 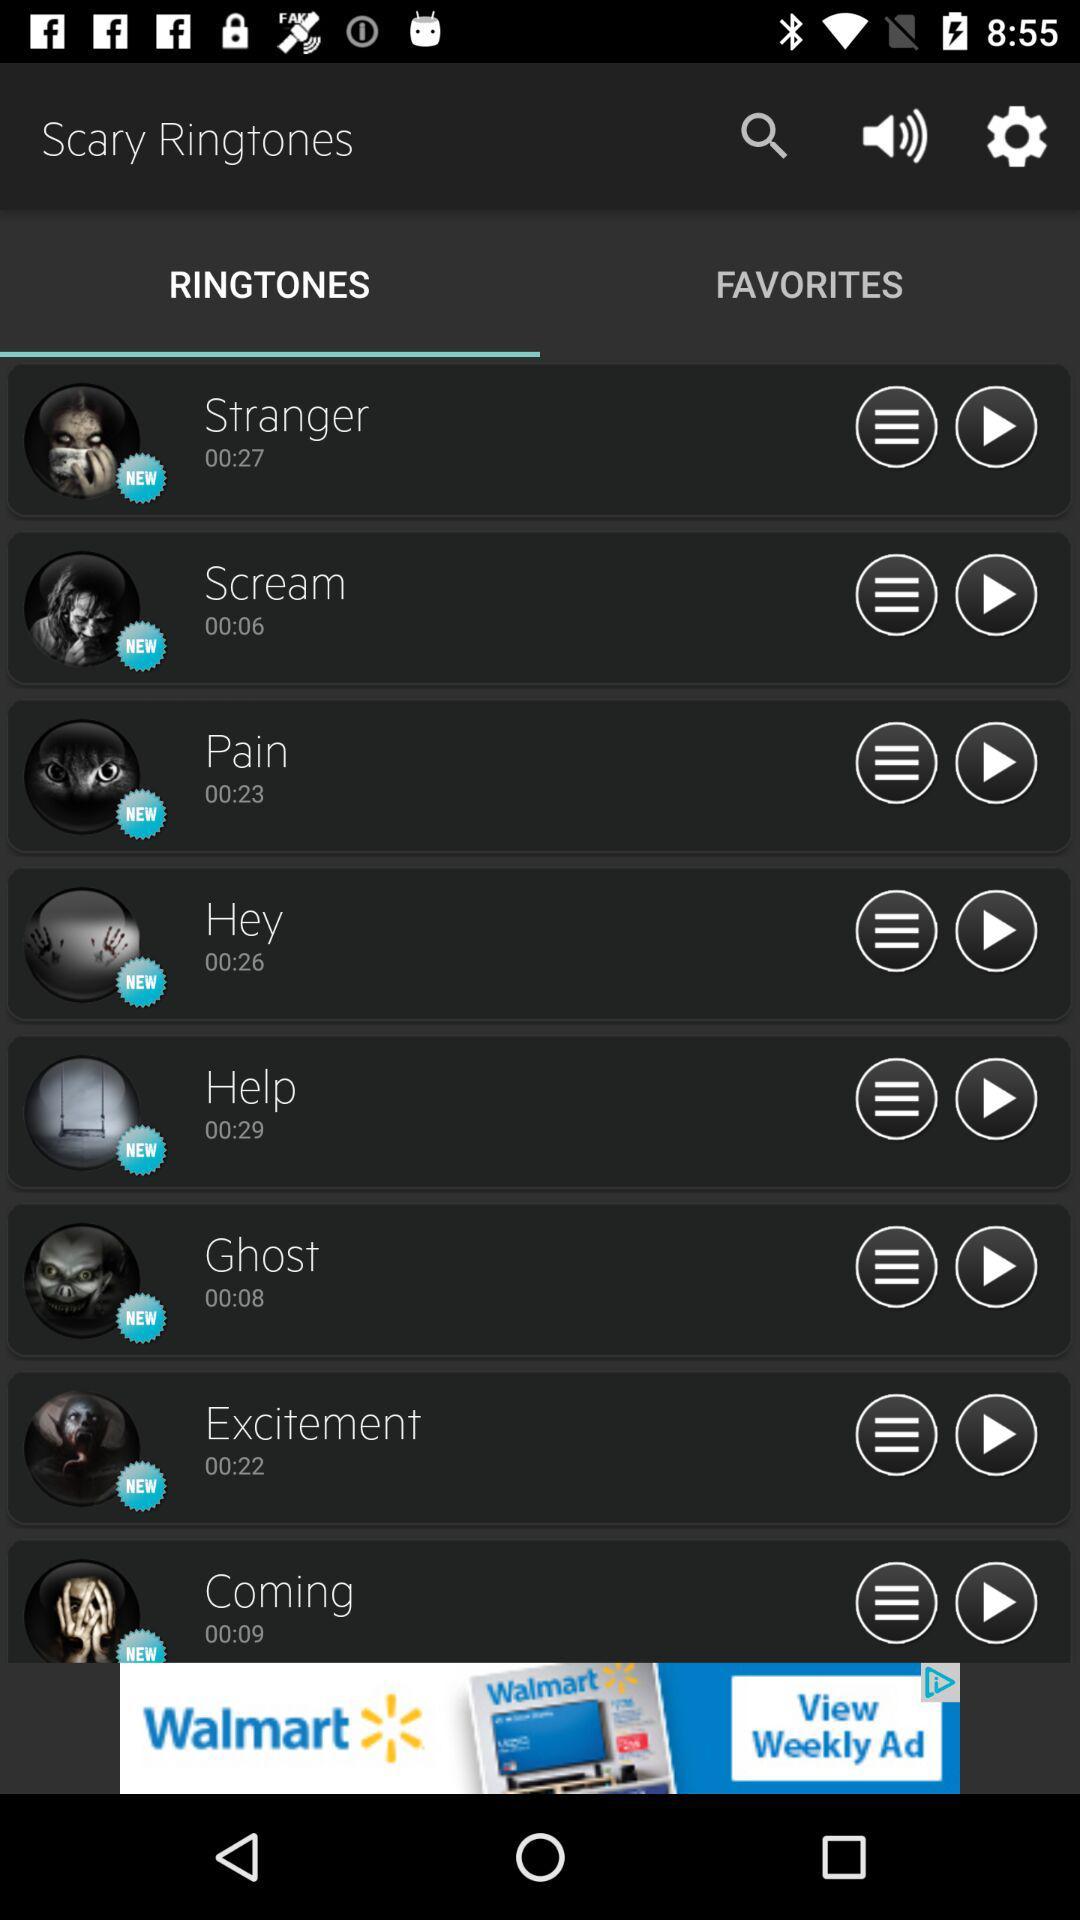 I want to click on listen to option, so click(x=995, y=595).